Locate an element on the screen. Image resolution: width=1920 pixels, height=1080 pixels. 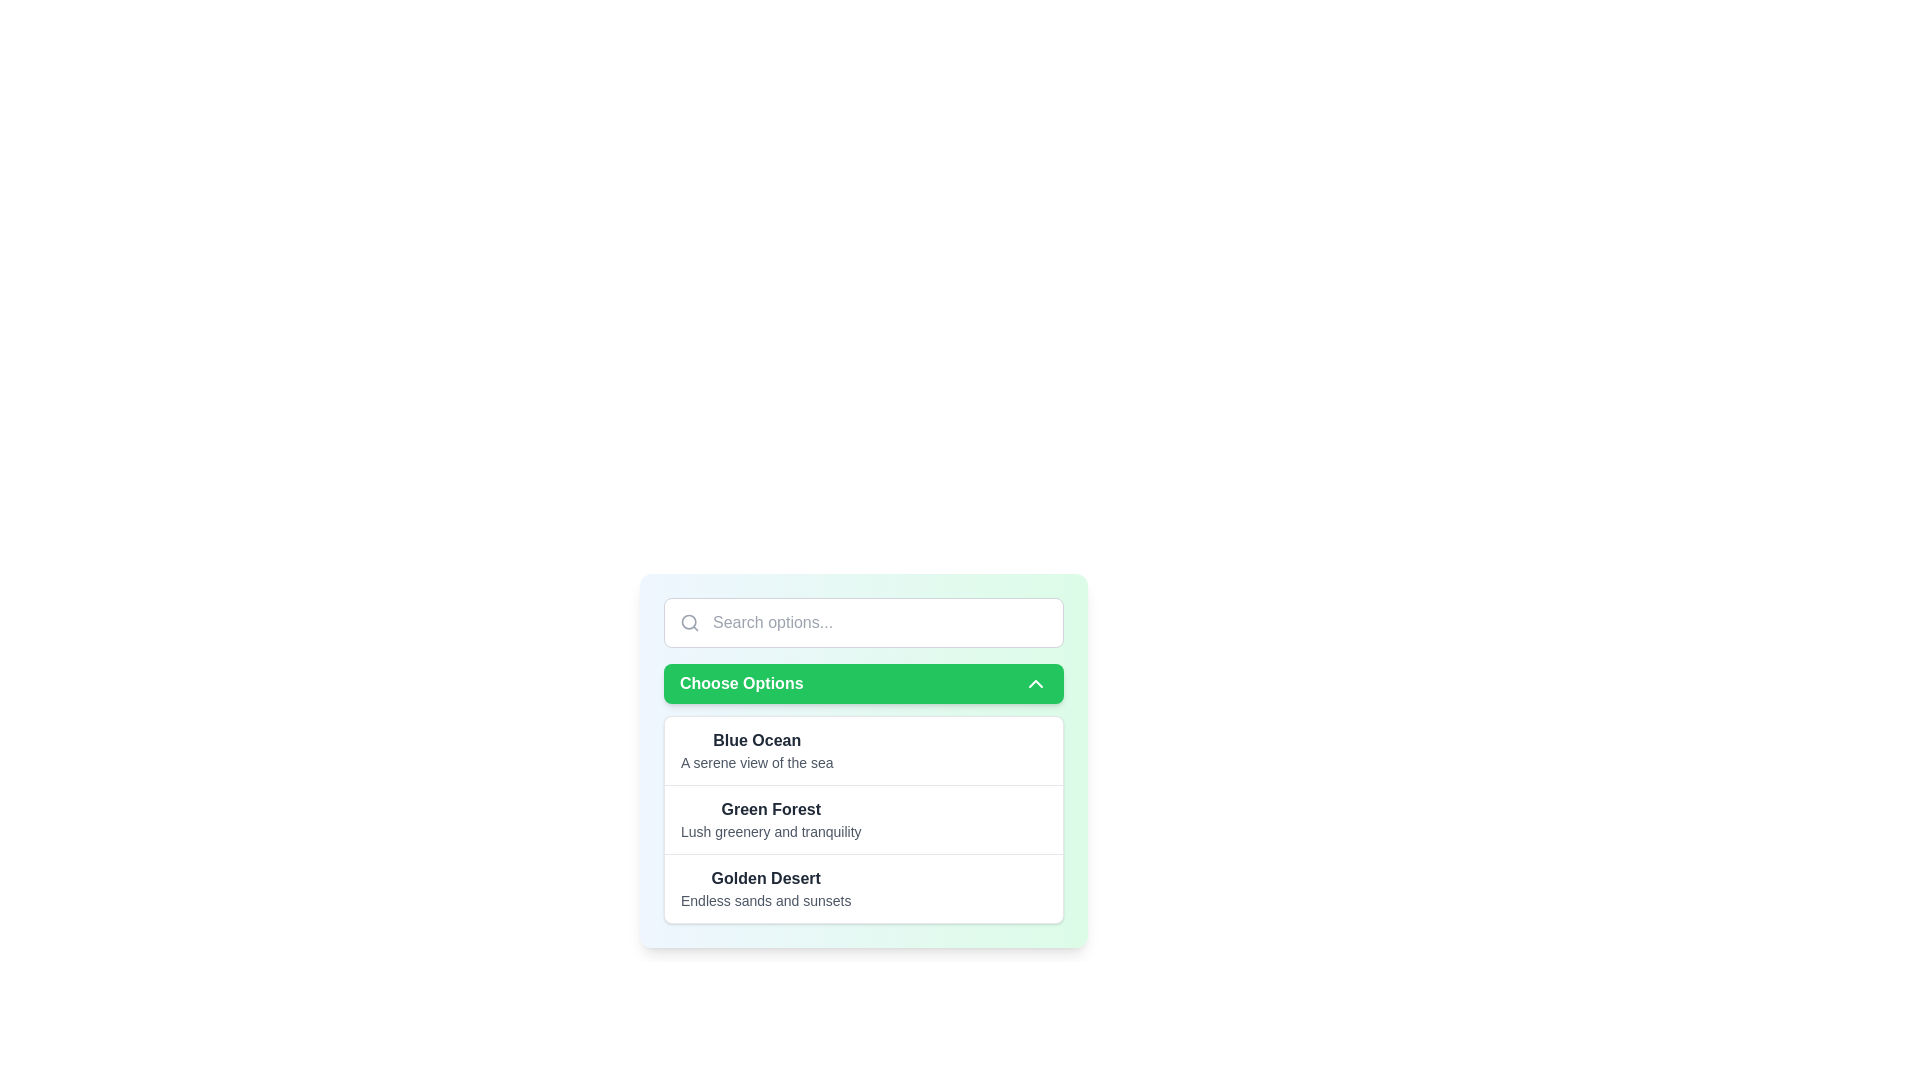
the descriptive text element associated with the 'Blue Ocean' option in the dropdown menu, which provides additional context for user selection is located at coordinates (756, 763).